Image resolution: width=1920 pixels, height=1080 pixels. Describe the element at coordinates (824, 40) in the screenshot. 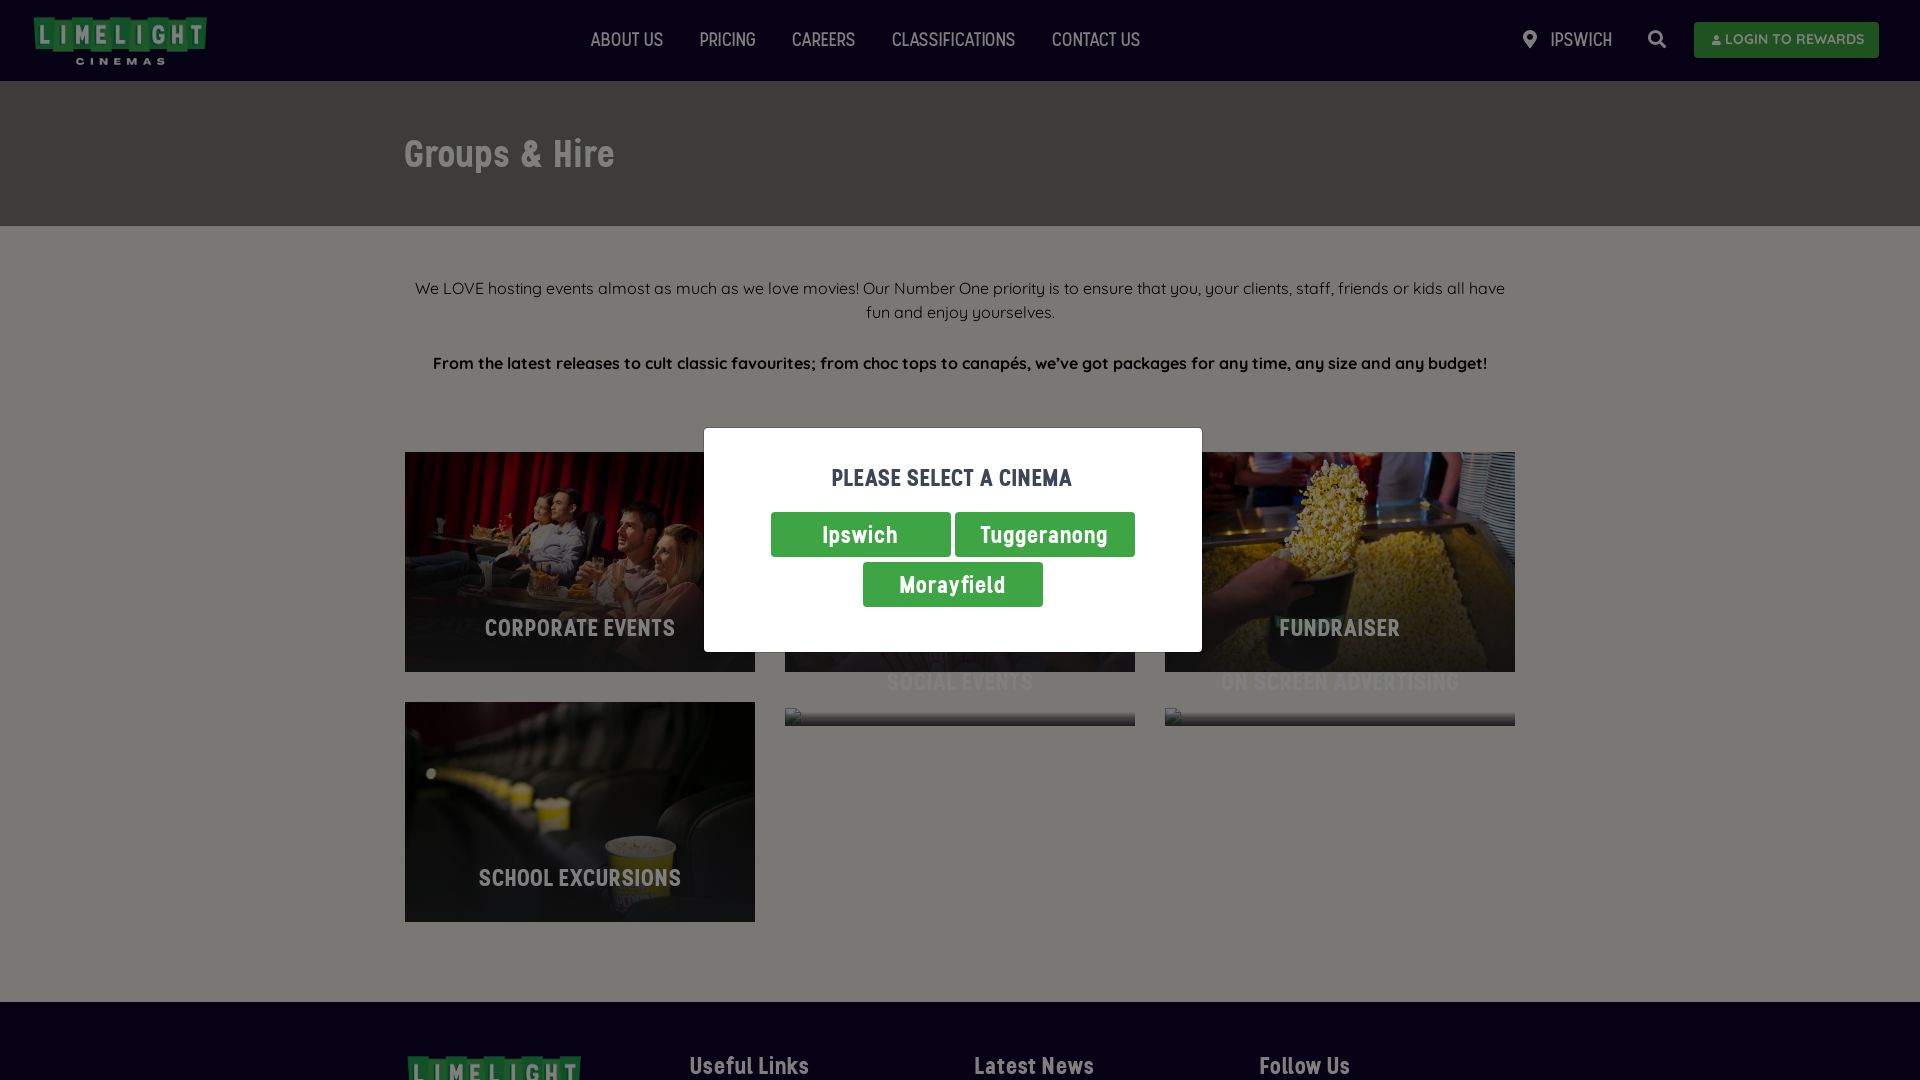

I see `'CAREERS'` at that location.